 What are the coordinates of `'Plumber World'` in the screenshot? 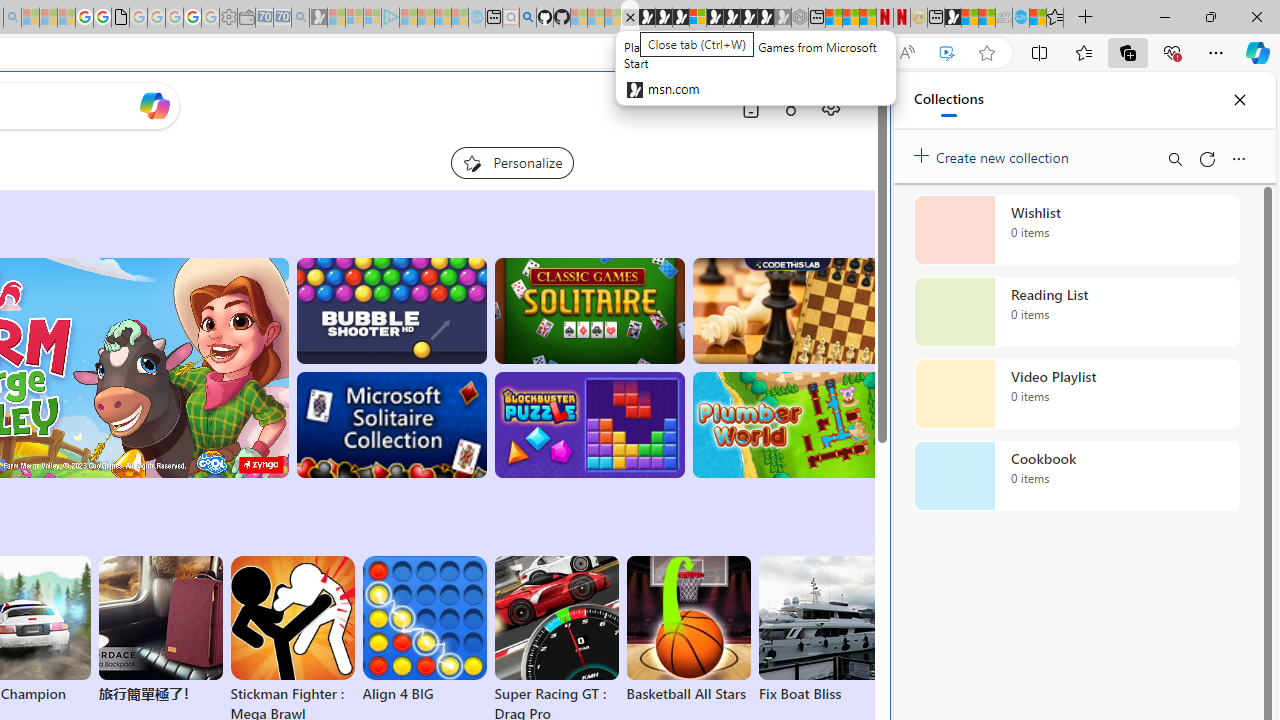 It's located at (786, 424).